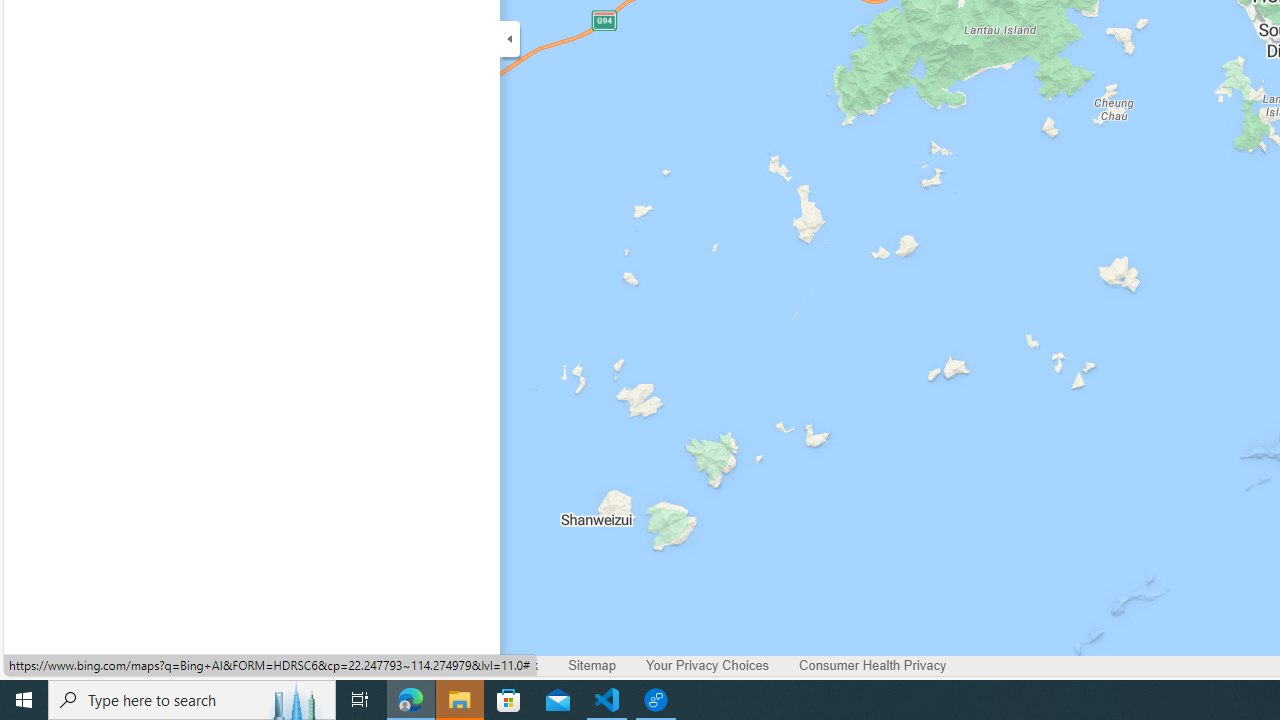 This screenshot has height=720, width=1280. What do you see at coordinates (872, 666) in the screenshot?
I see `'Consumer Health Privacy'` at bounding box center [872, 666].